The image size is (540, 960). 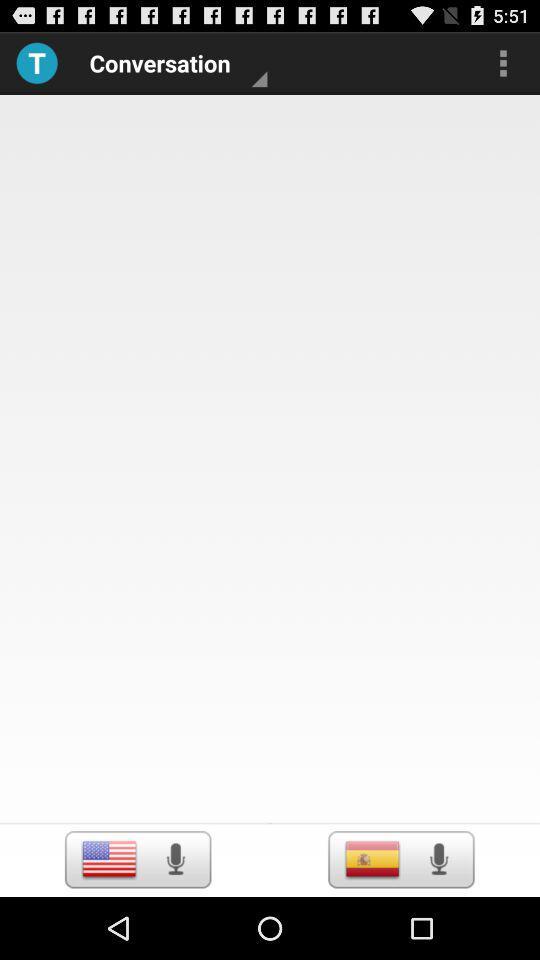 I want to click on microphone, so click(x=437, y=858).